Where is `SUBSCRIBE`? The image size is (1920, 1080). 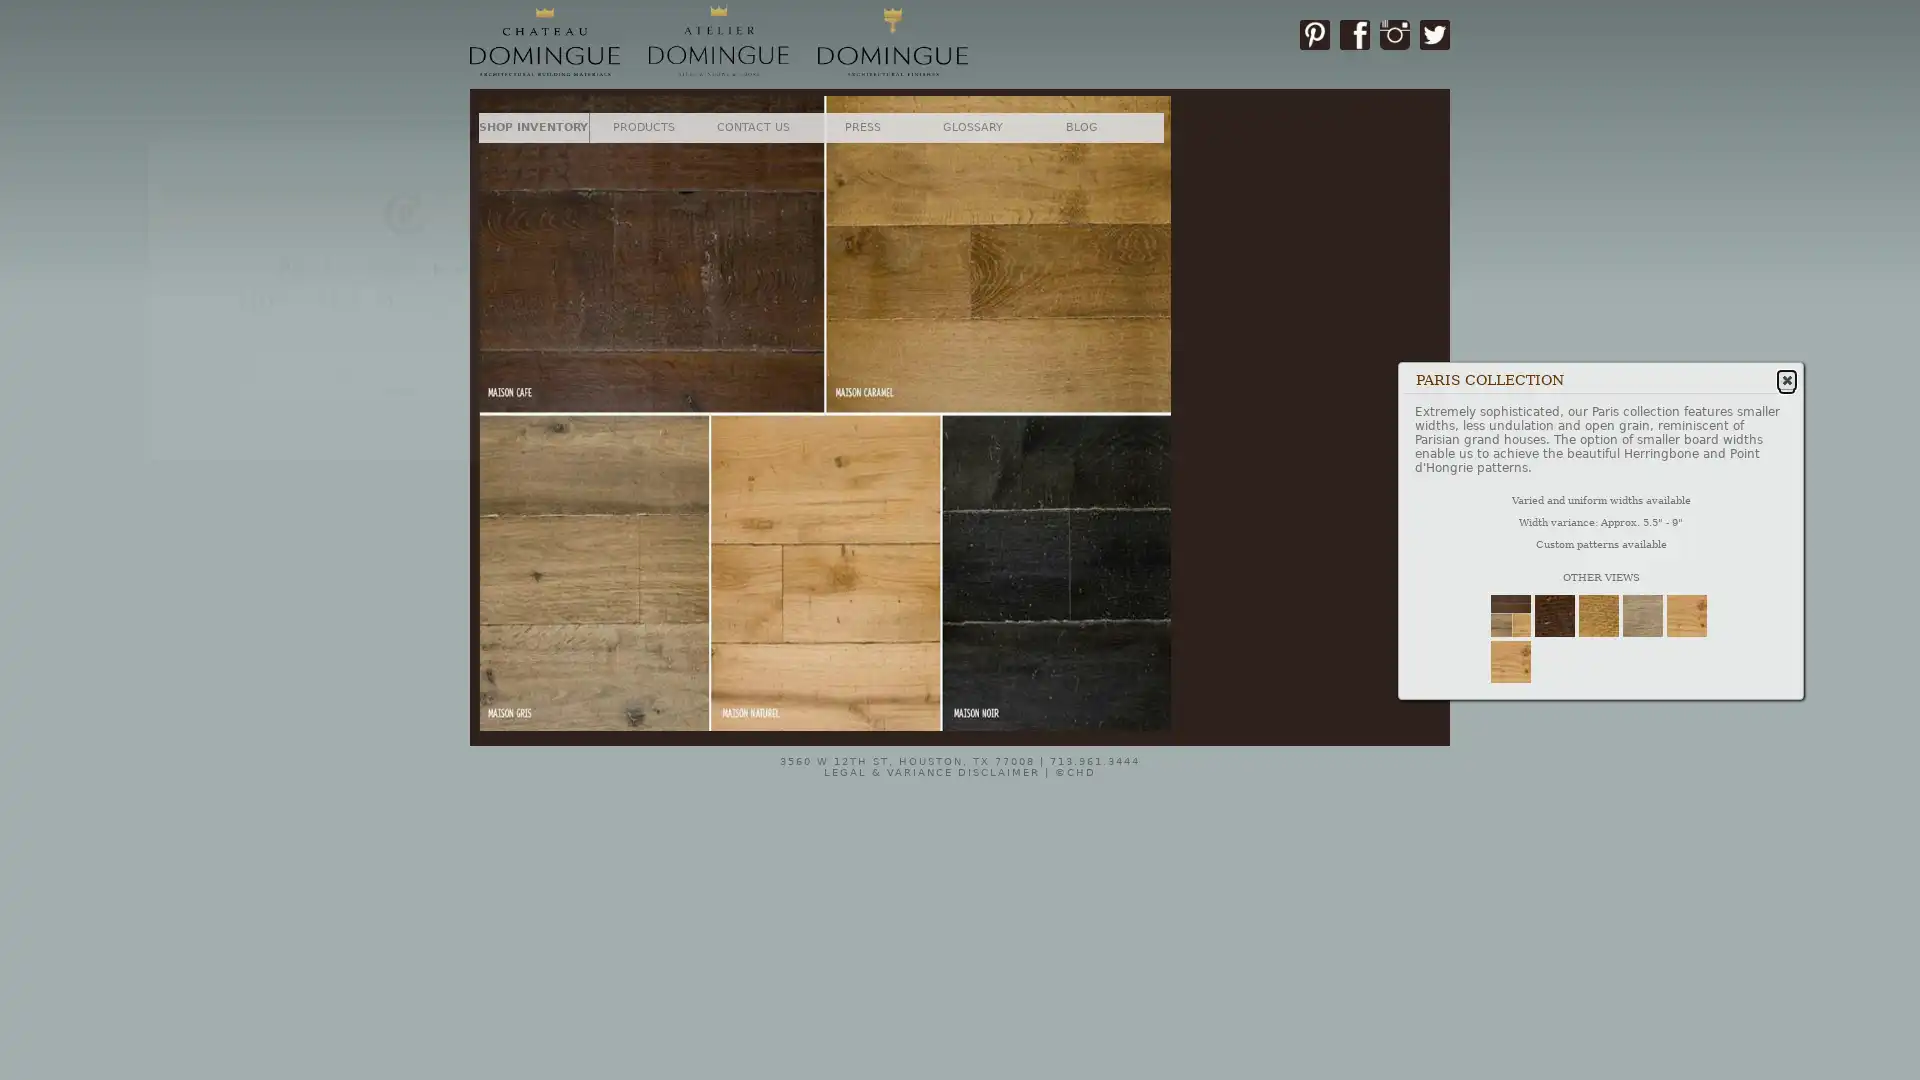
SUBSCRIBE is located at coordinates (583, 389).